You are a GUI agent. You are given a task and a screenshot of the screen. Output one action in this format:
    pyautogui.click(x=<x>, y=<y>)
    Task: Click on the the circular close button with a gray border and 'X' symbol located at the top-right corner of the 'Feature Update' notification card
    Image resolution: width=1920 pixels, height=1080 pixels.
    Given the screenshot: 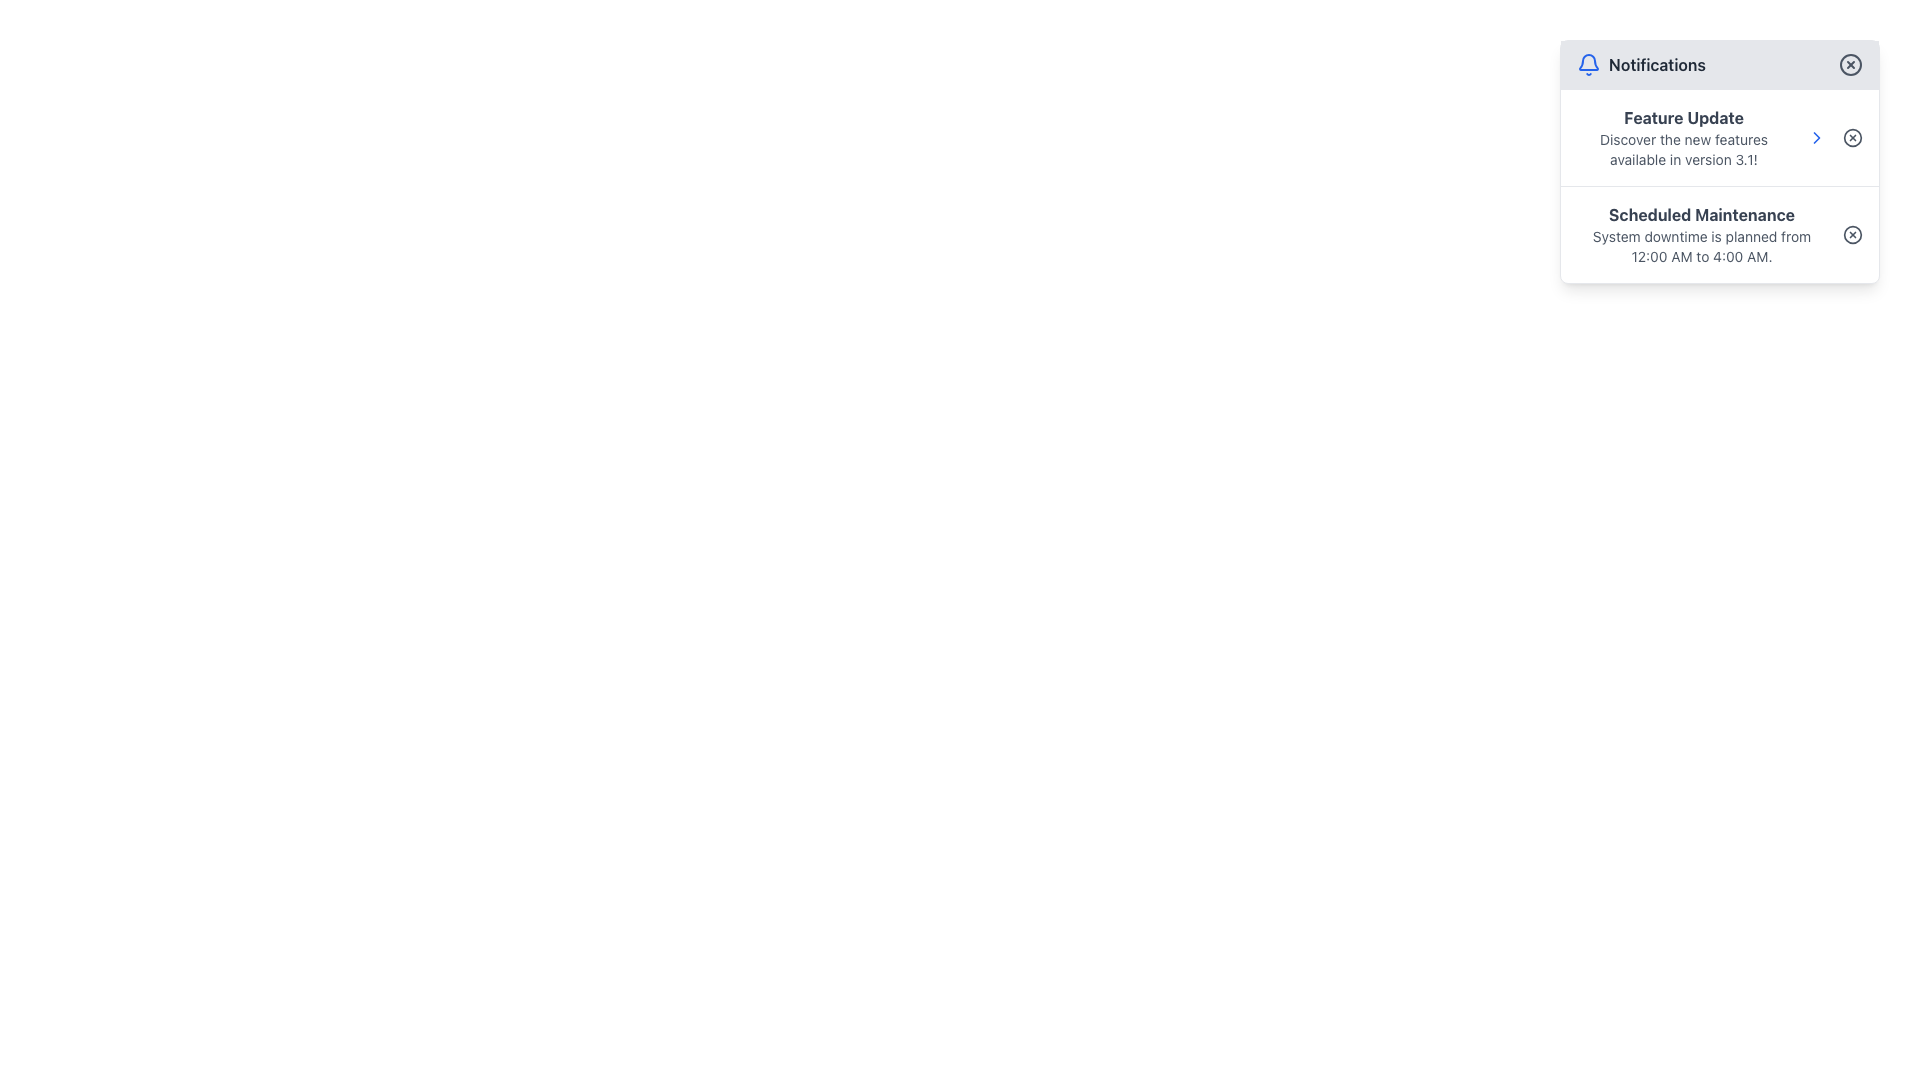 What is the action you would take?
    pyautogui.click(x=1851, y=137)
    